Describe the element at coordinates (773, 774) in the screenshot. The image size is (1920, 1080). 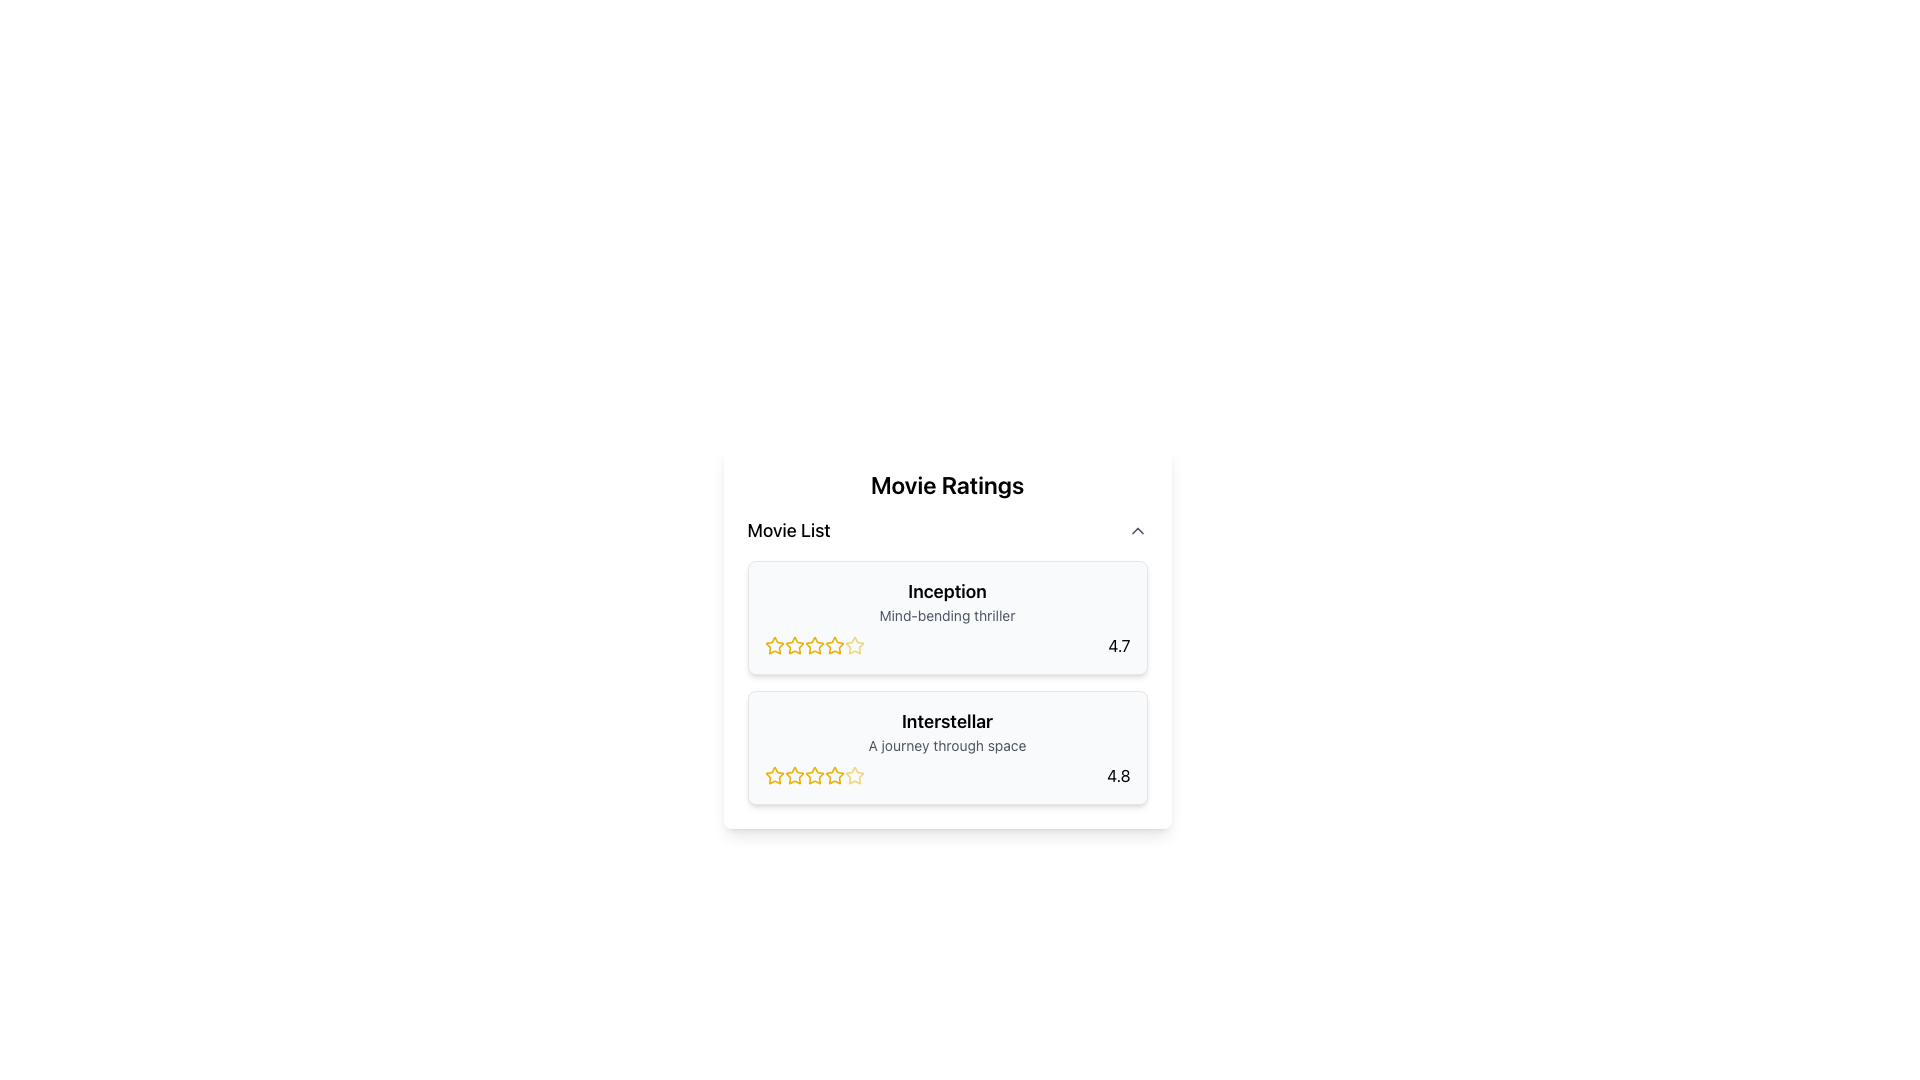
I see `the first rating star icon for the movie 'Interstellar', which is located directly beneath its title` at that location.